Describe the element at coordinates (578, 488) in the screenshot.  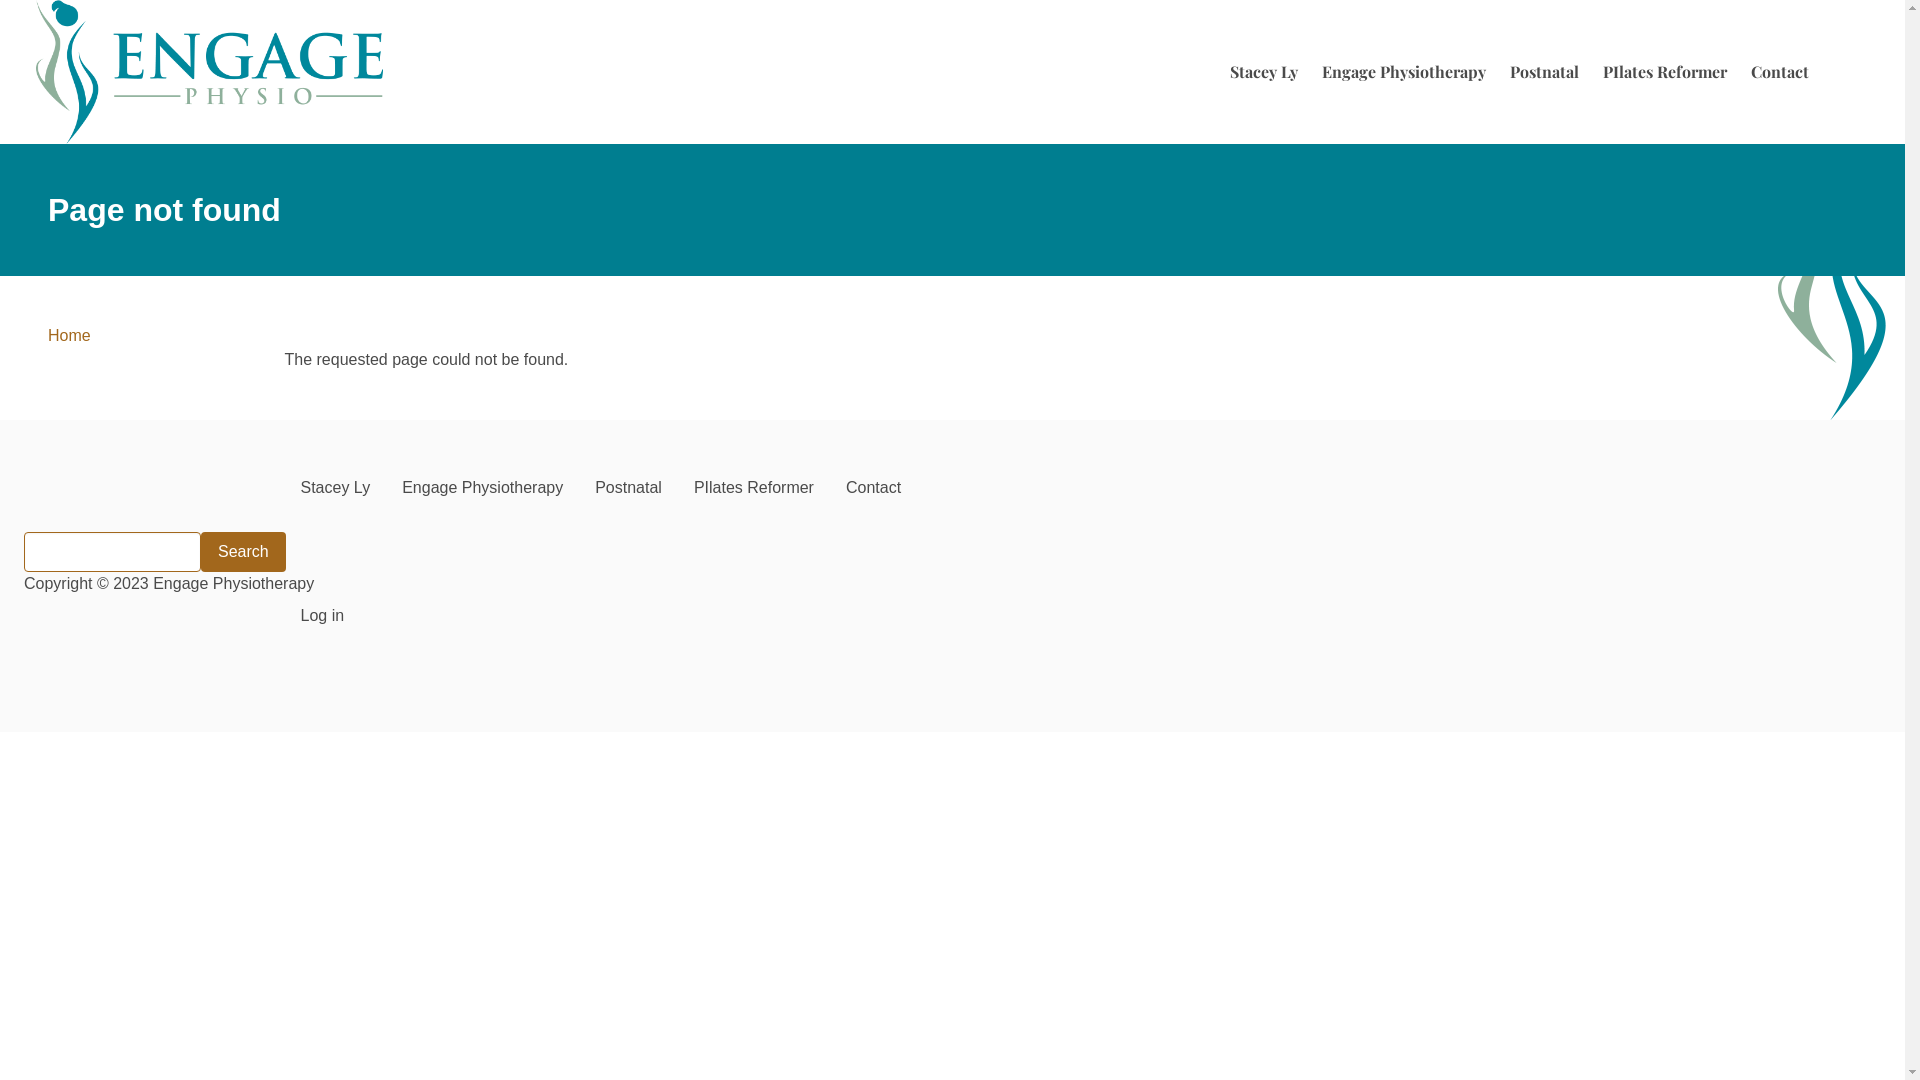
I see `'Postnatal'` at that location.